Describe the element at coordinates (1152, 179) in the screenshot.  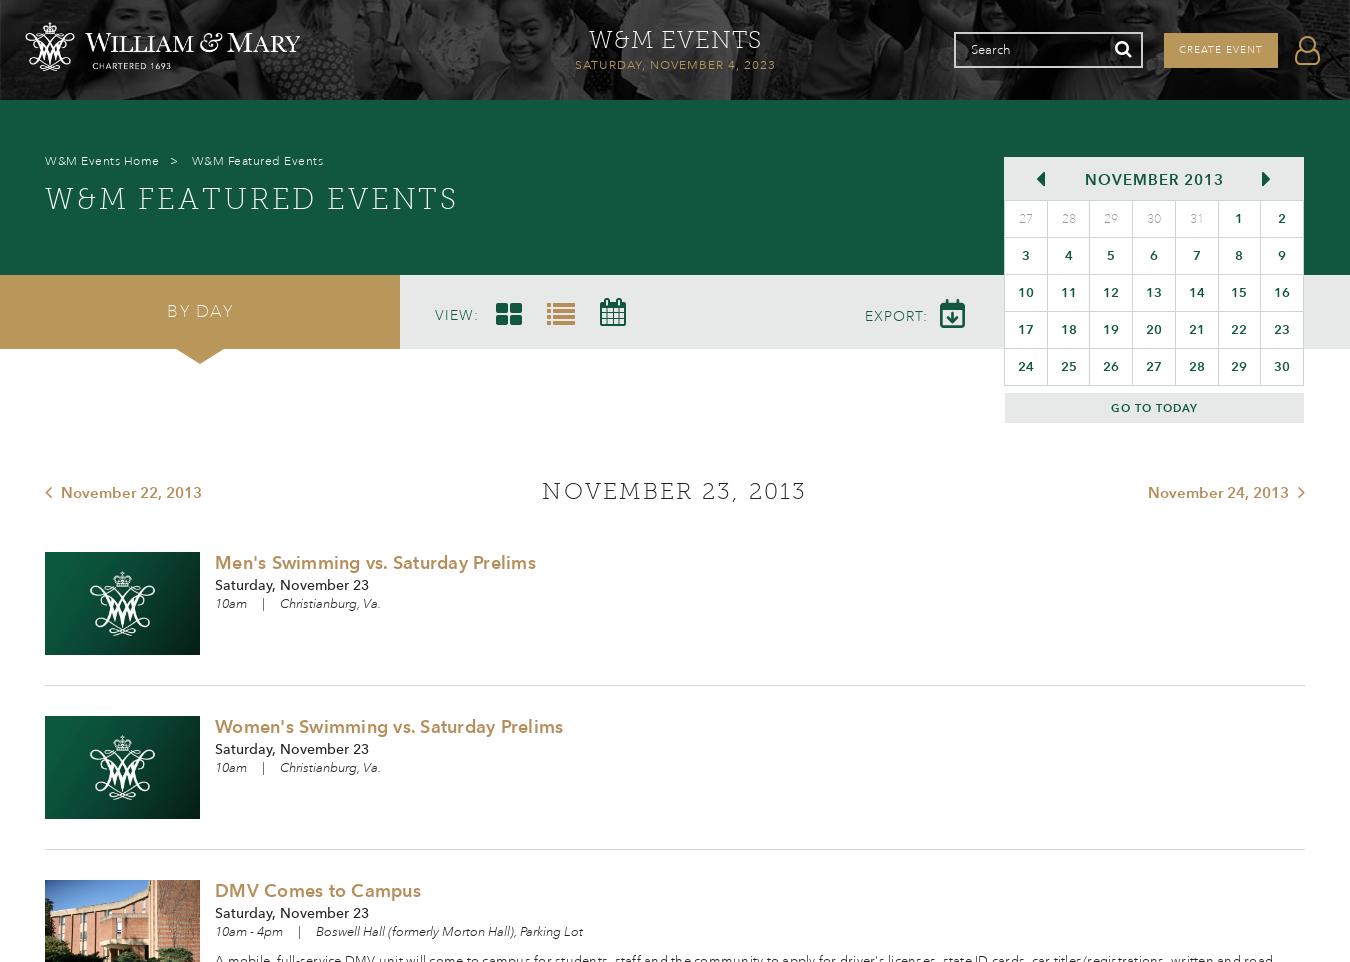
I see `'November 2013'` at that location.